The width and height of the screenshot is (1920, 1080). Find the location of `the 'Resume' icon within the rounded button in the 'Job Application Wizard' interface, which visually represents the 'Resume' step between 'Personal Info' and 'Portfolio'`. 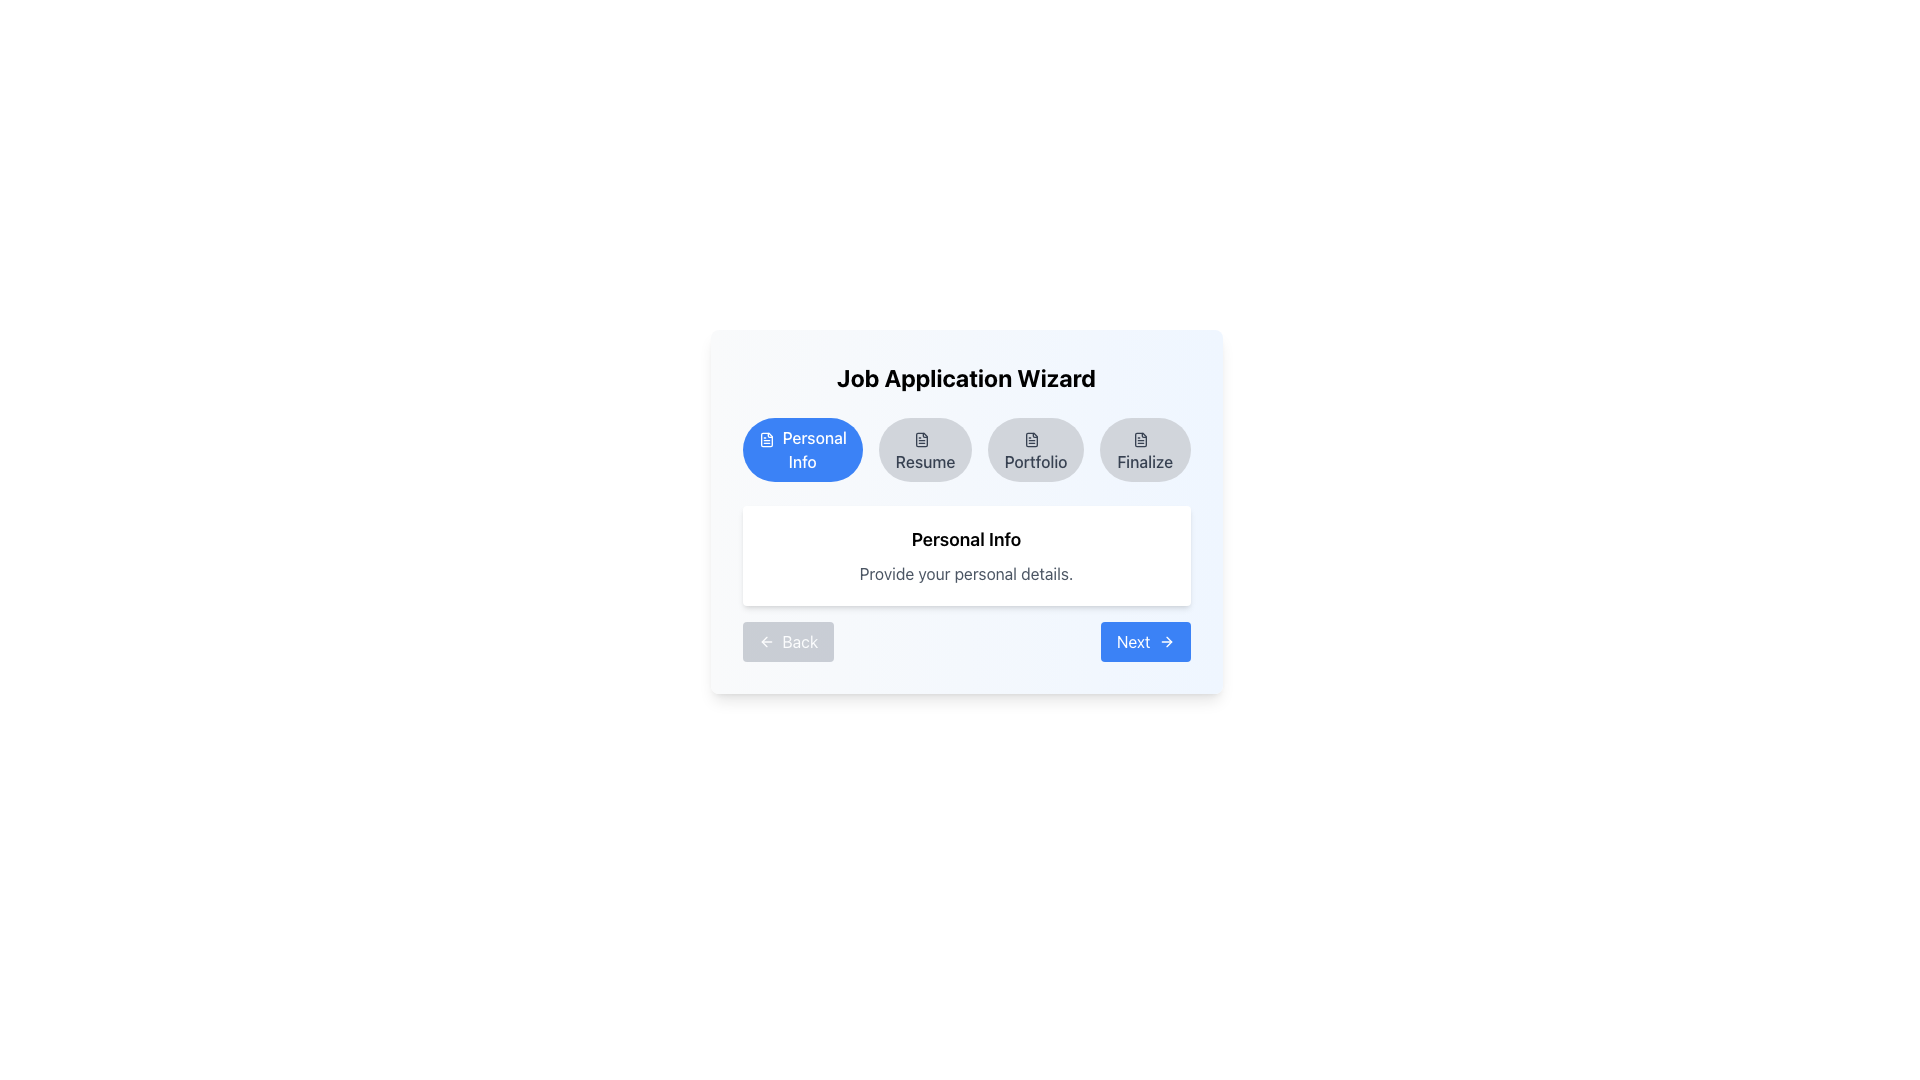

the 'Resume' icon within the rounded button in the 'Job Application Wizard' interface, which visually represents the 'Resume' step between 'Personal Info' and 'Portfolio' is located at coordinates (920, 438).